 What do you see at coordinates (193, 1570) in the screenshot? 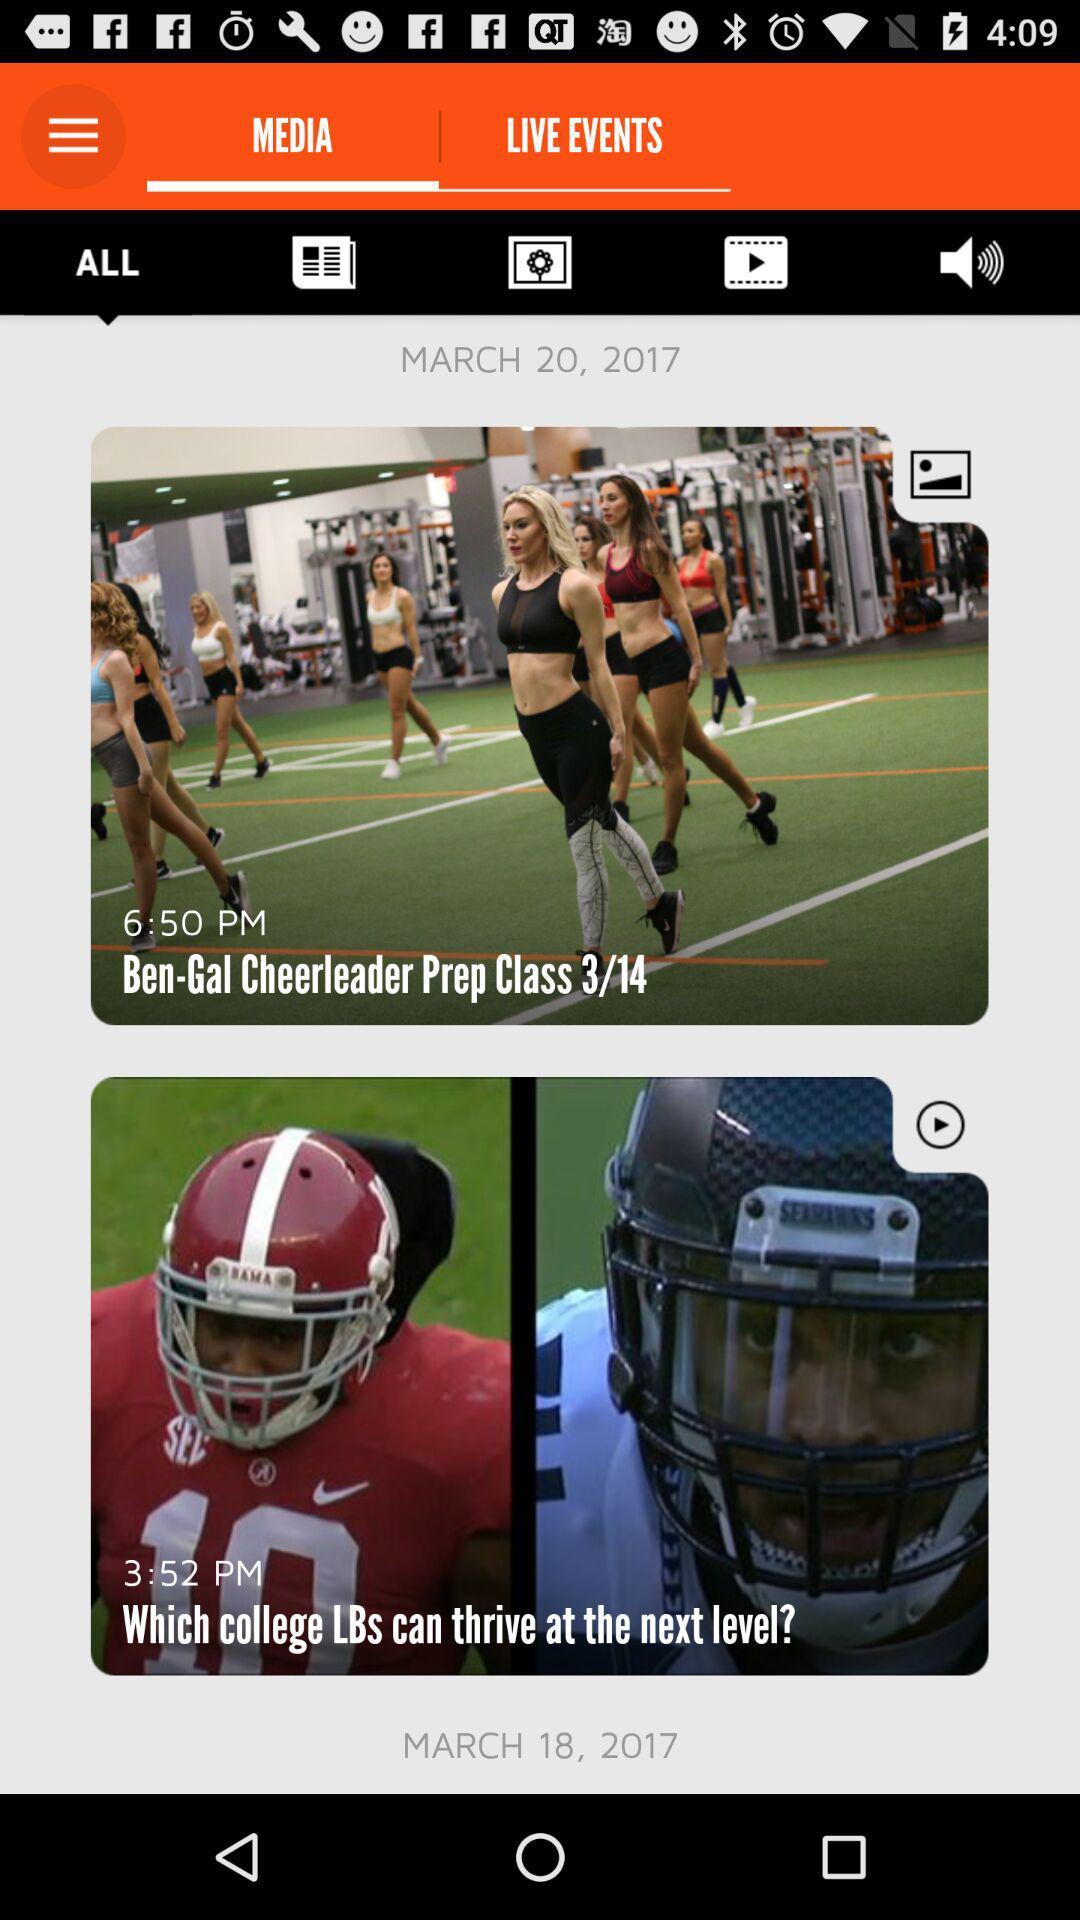
I see `the item above the which college lbs item` at bounding box center [193, 1570].